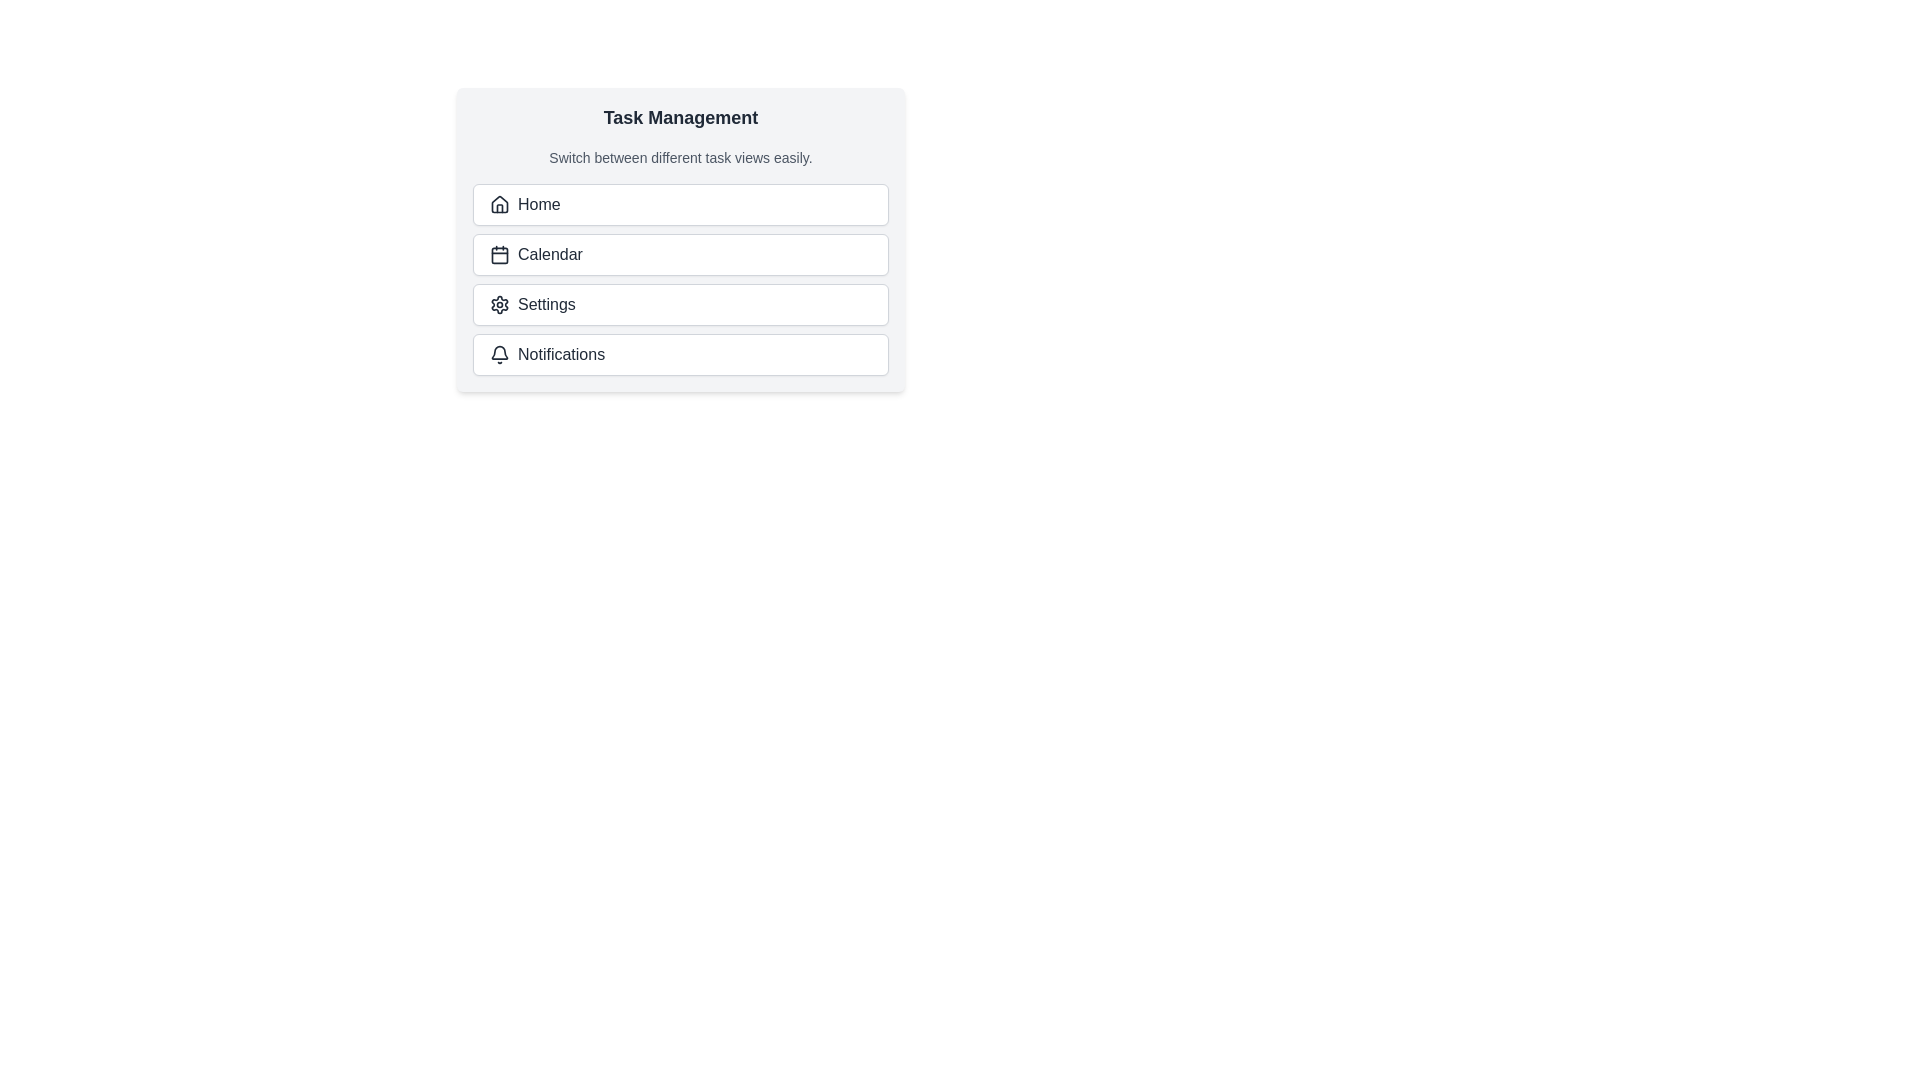  Describe the element at coordinates (681, 304) in the screenshot. I see `the third button in the vertical list of navigation options under 'Task Management'` at that location.